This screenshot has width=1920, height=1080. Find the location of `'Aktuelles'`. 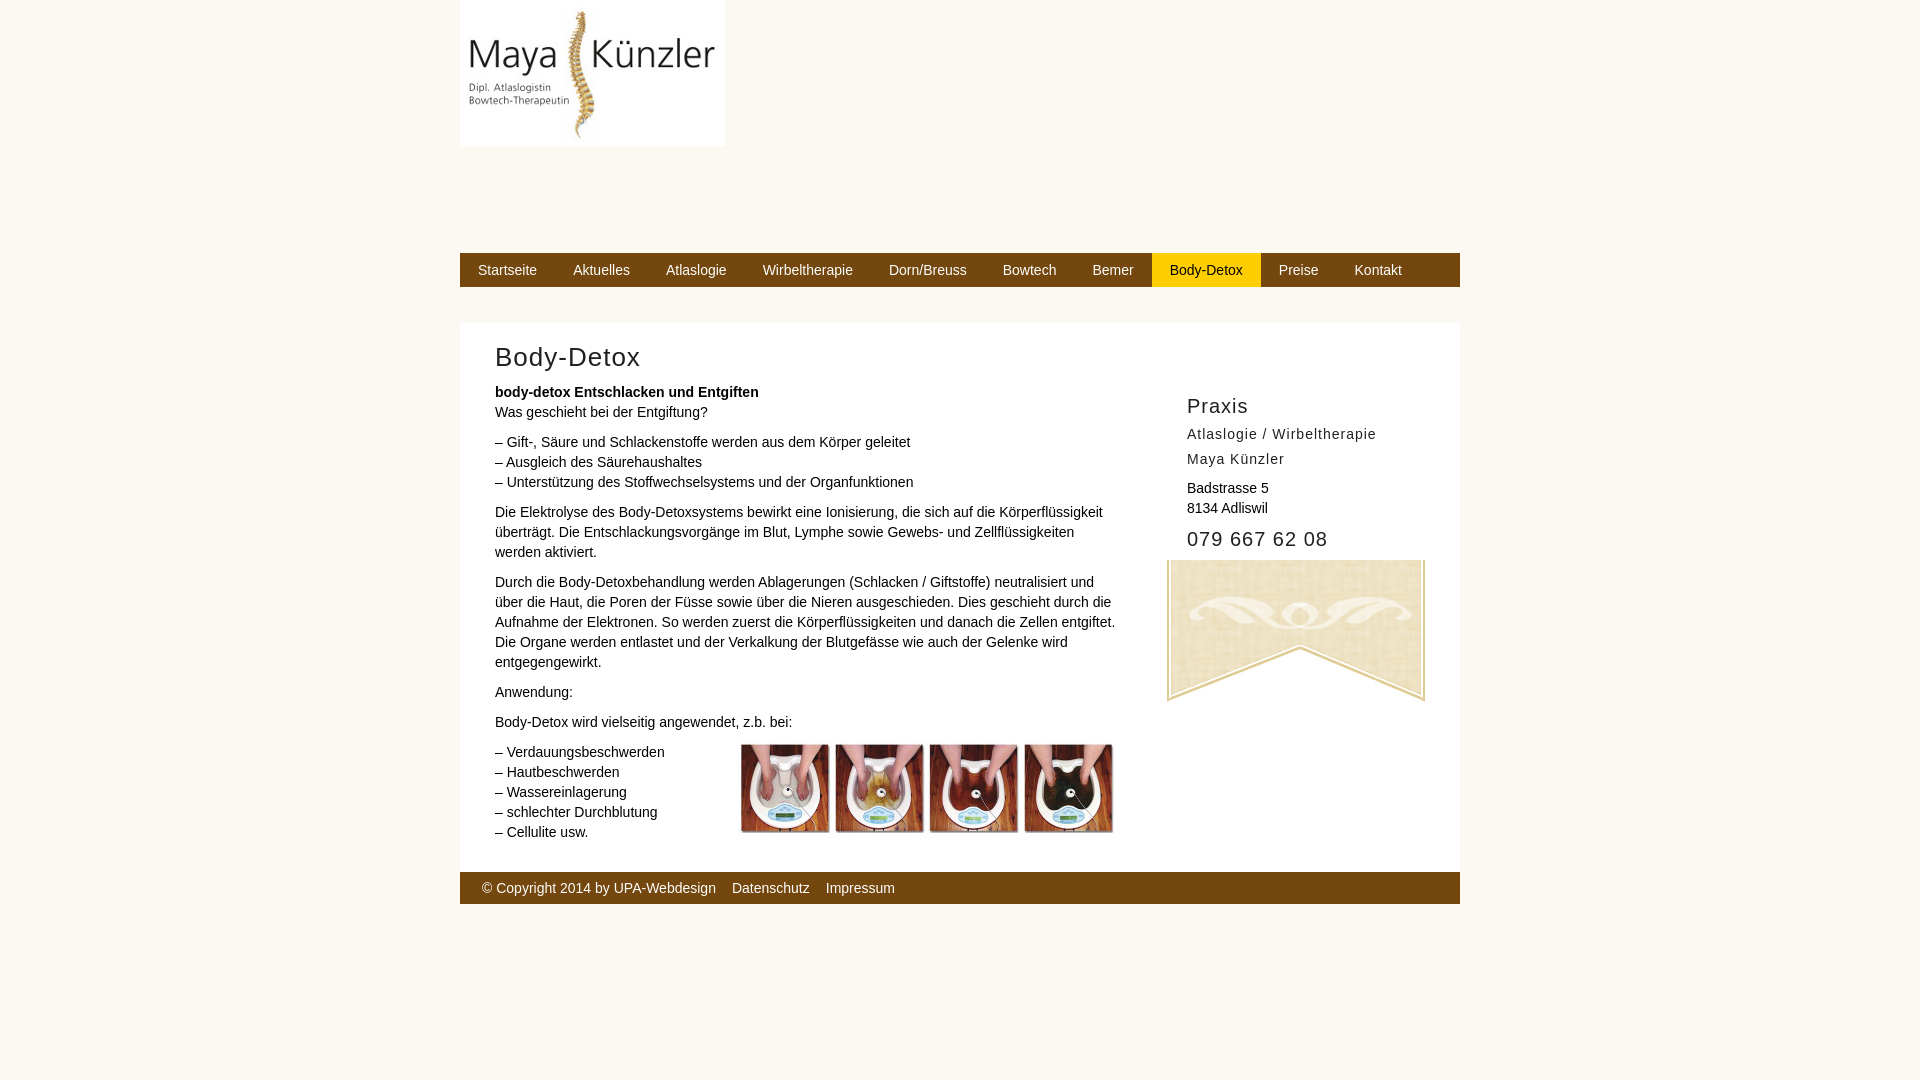

'Aktuelles' is located at coordinates (600, 270).